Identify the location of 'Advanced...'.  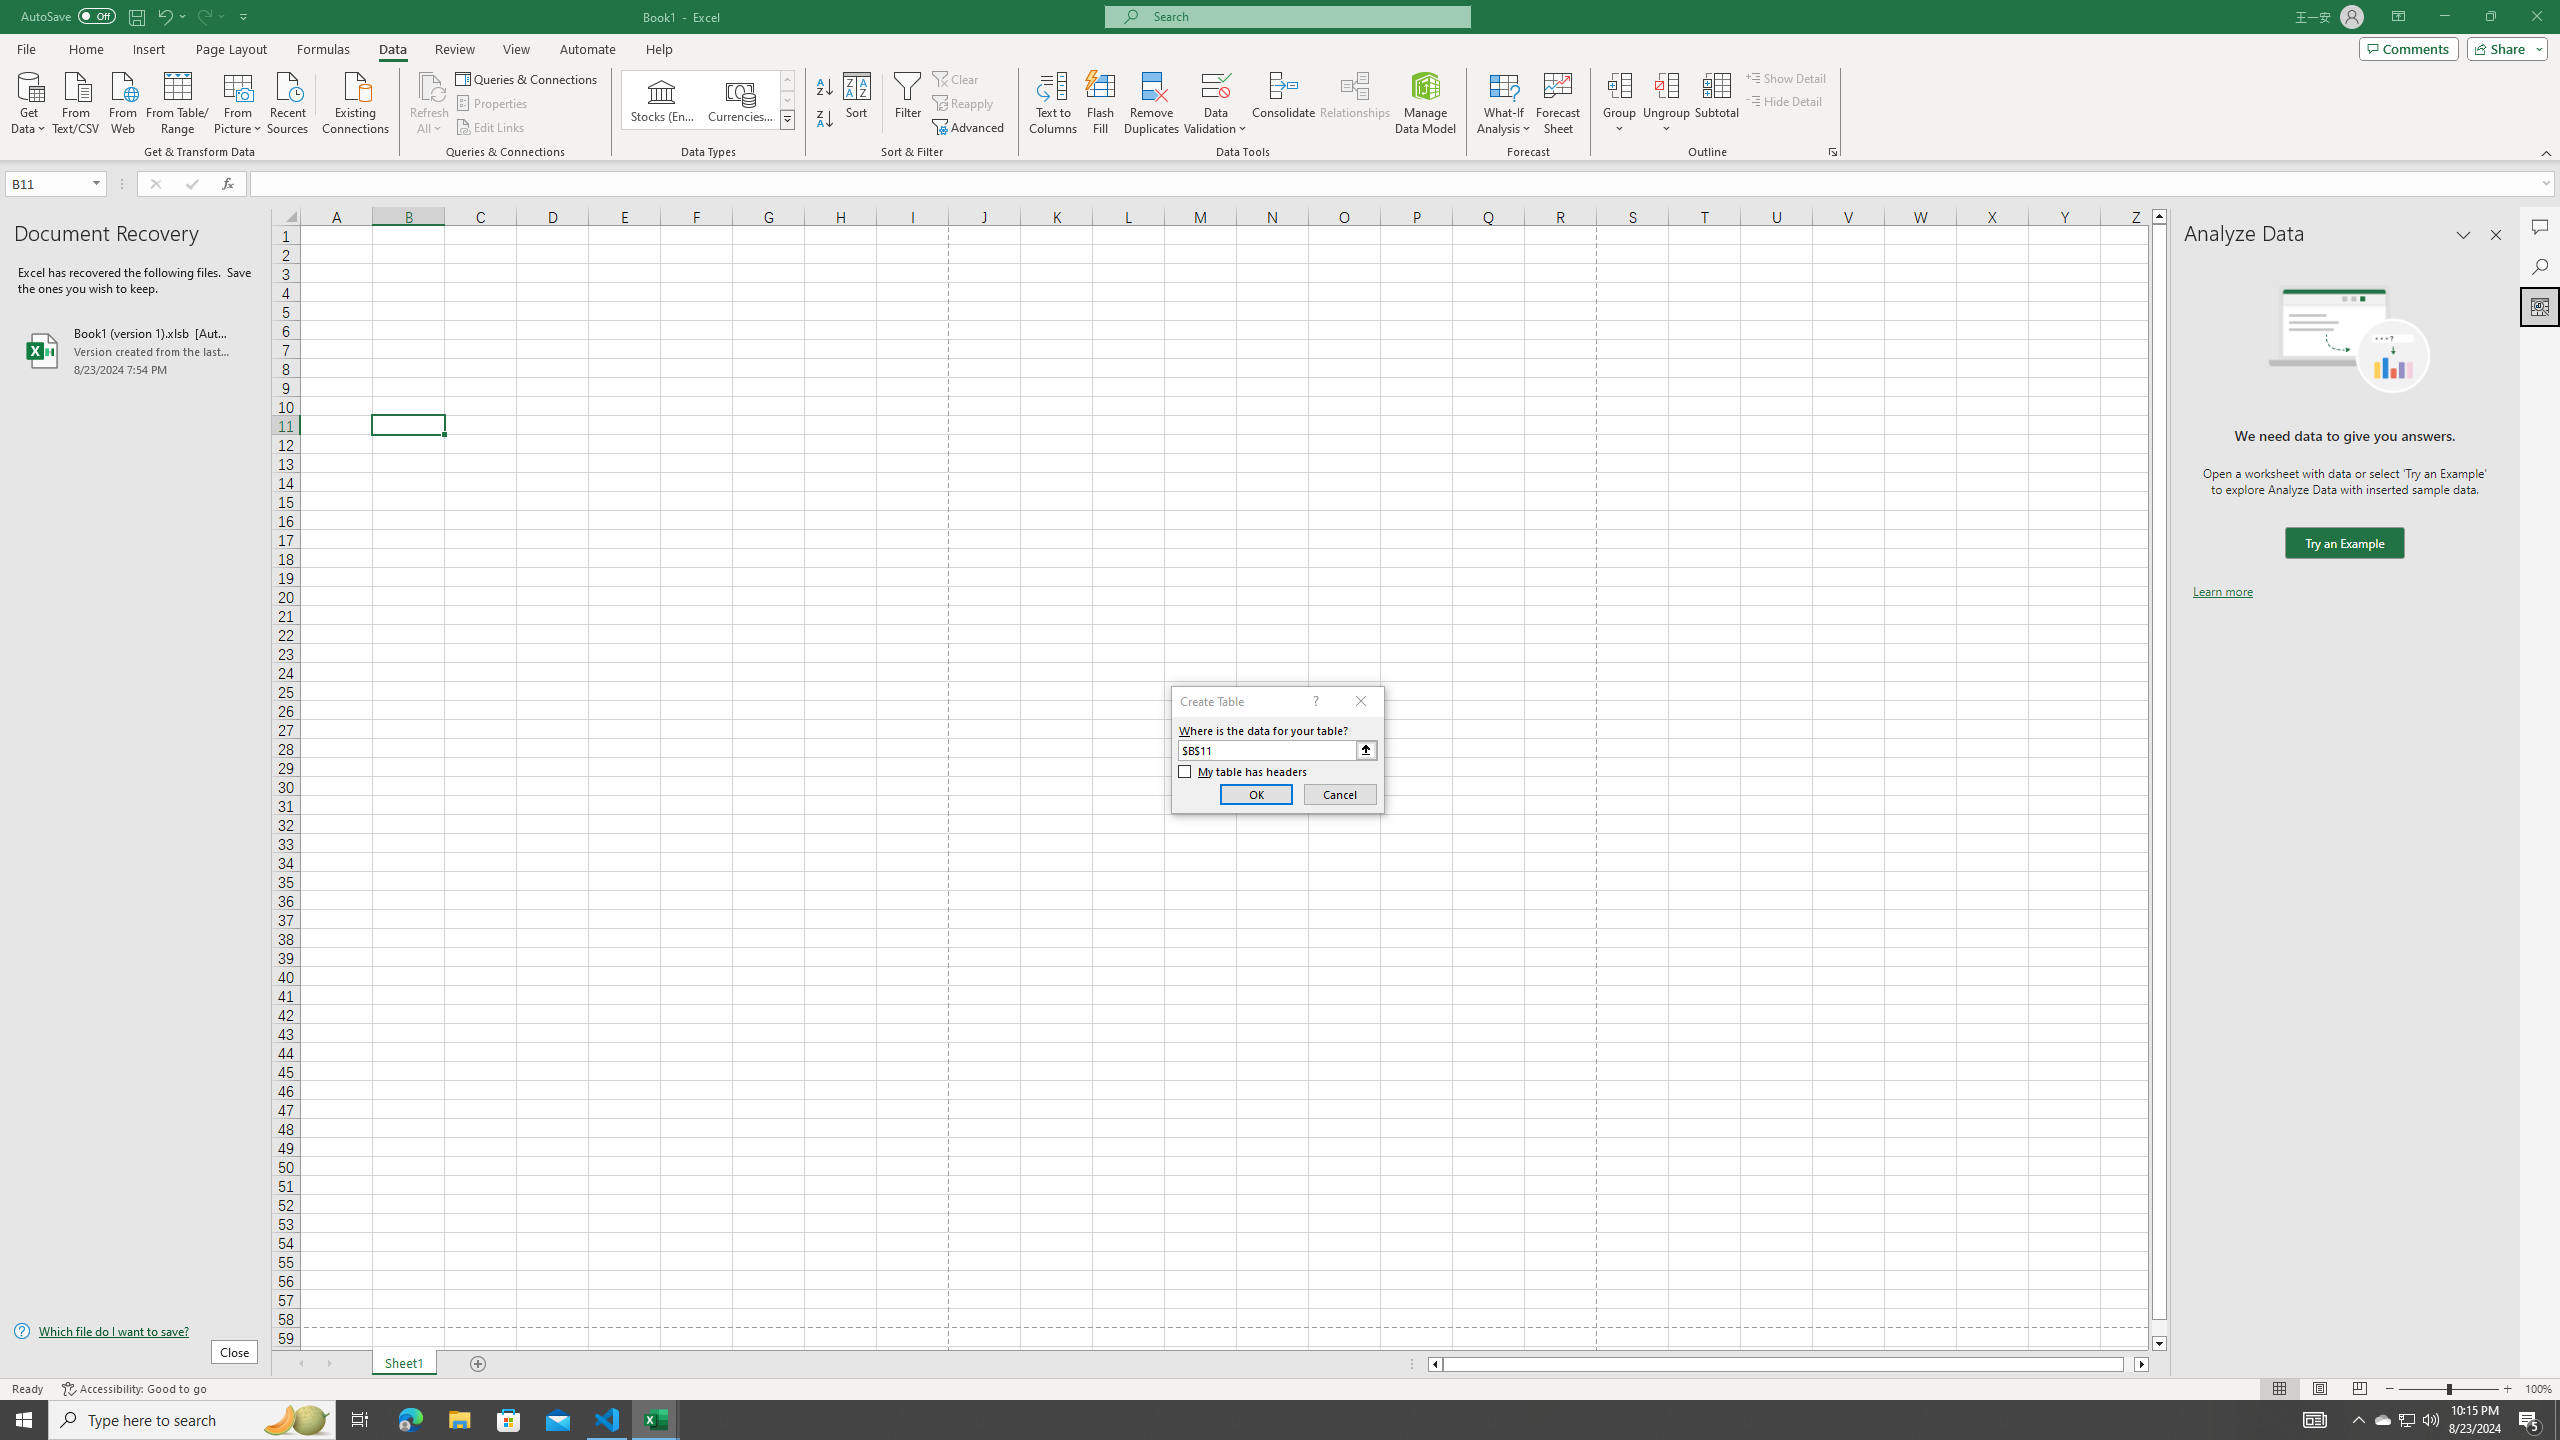
(970, 127).